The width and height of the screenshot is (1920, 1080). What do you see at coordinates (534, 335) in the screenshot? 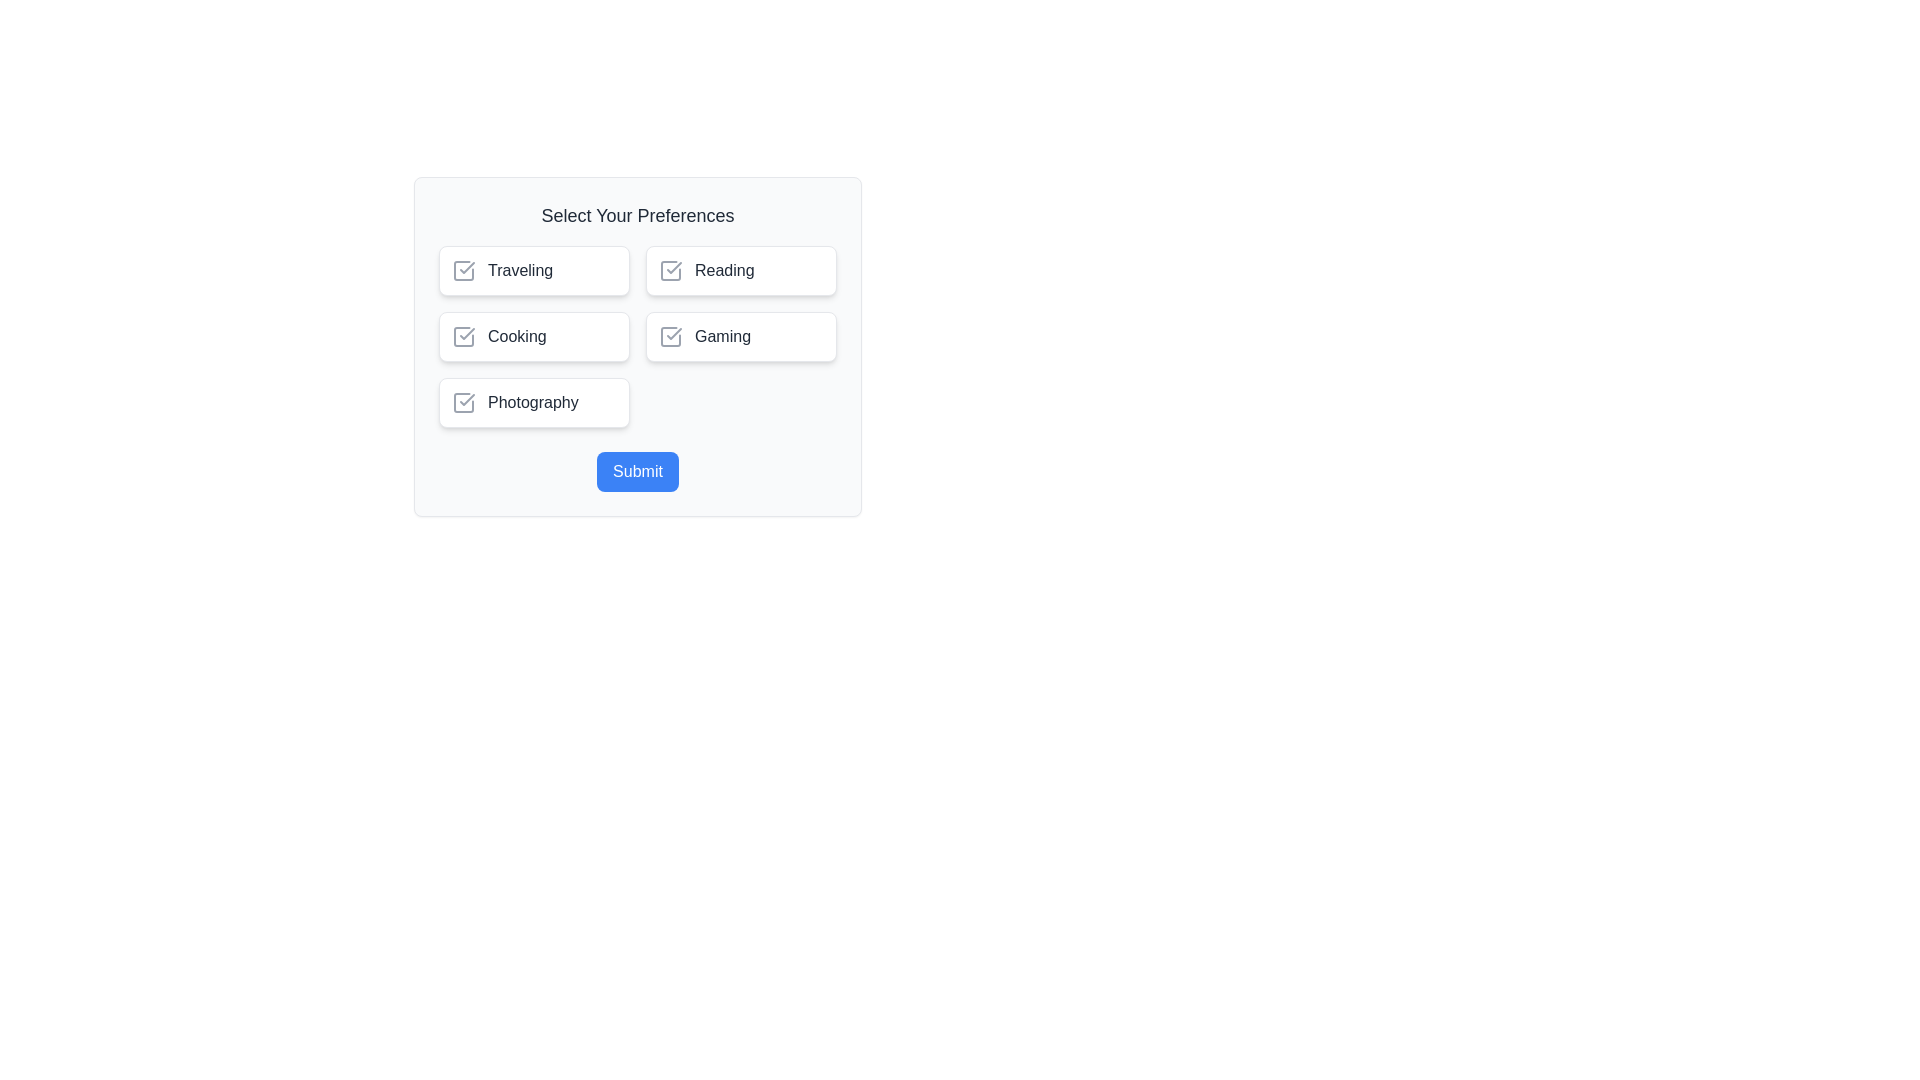
I see `the 'Cooking' preference button, which is a rectangular button with rounded corners, a white background, and a checkmark icon on the left, located in the grid layout as the third button in the first column of the second row` at bounding box center [534, 335].